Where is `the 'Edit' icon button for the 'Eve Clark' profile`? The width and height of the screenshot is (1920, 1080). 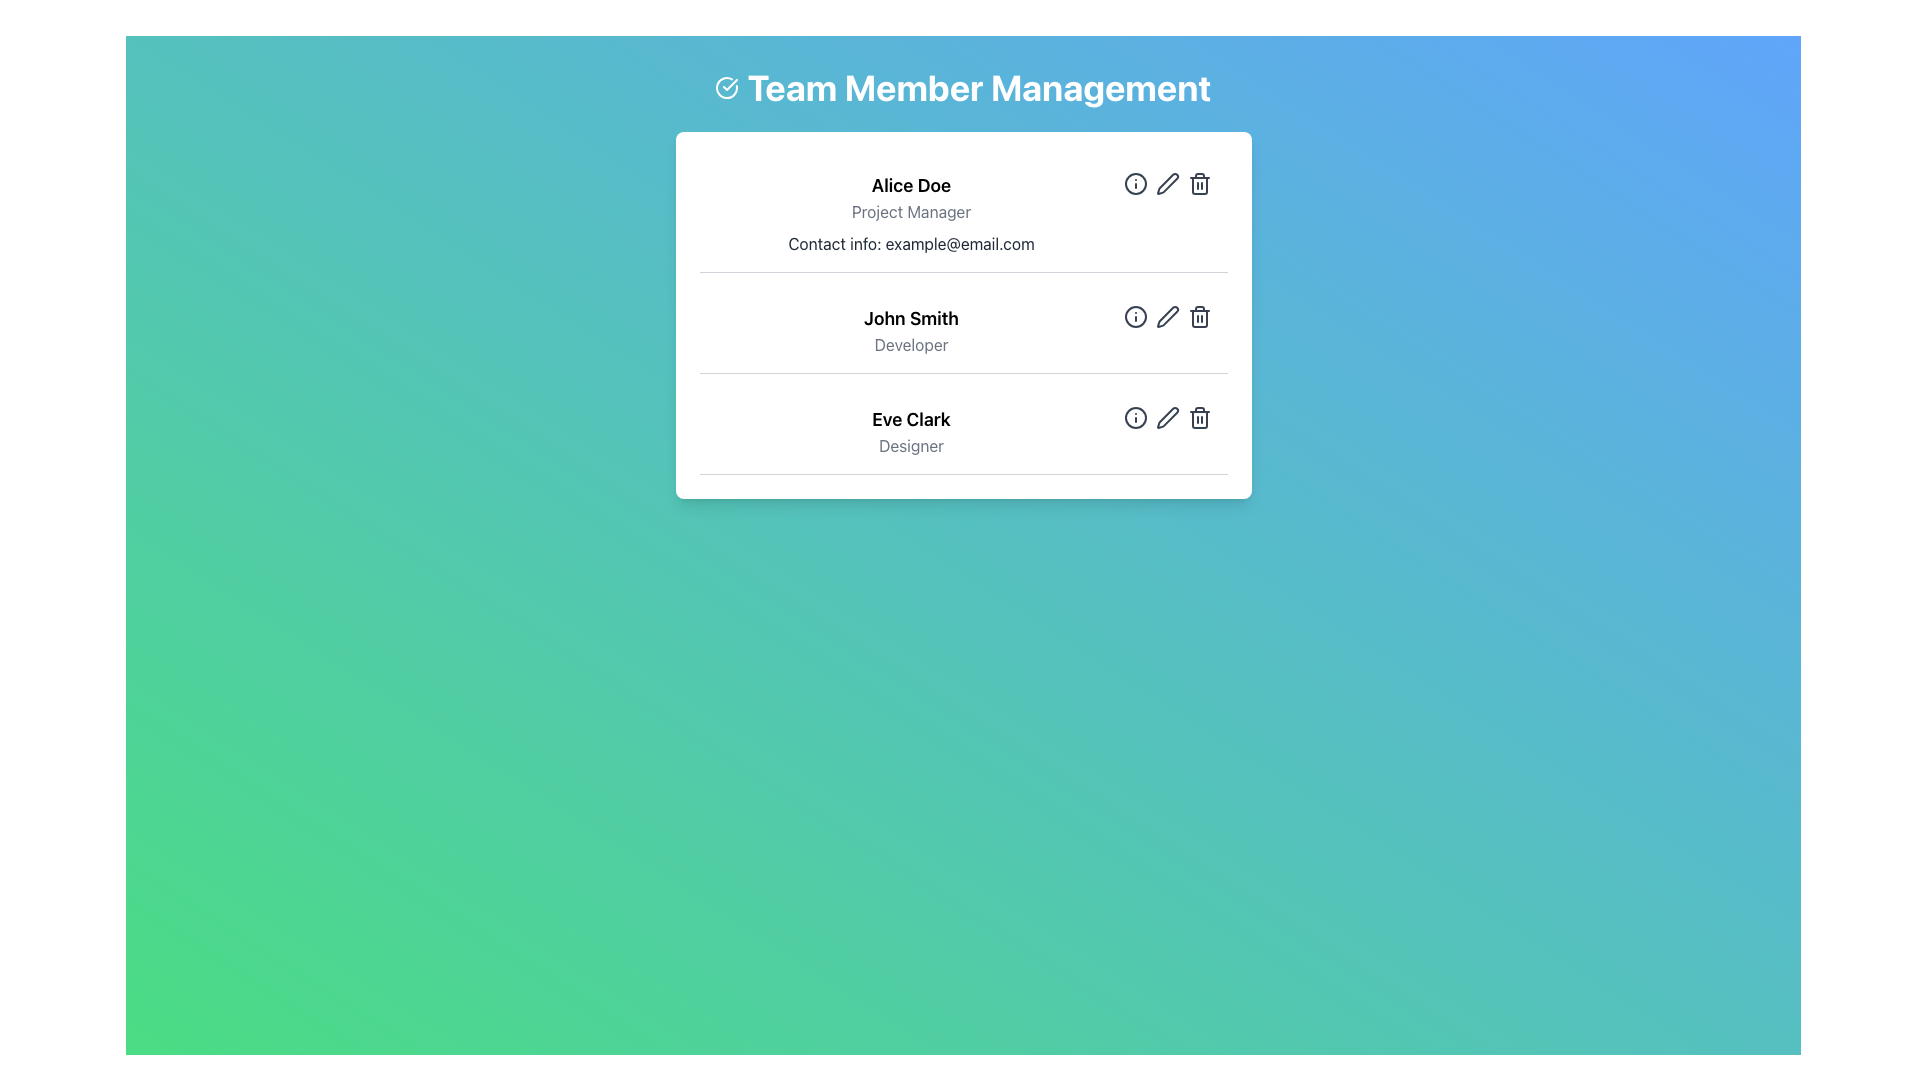 the 'Edit' icon button for the 'Eve Clark' profile is located at coordinates (1167, 416).